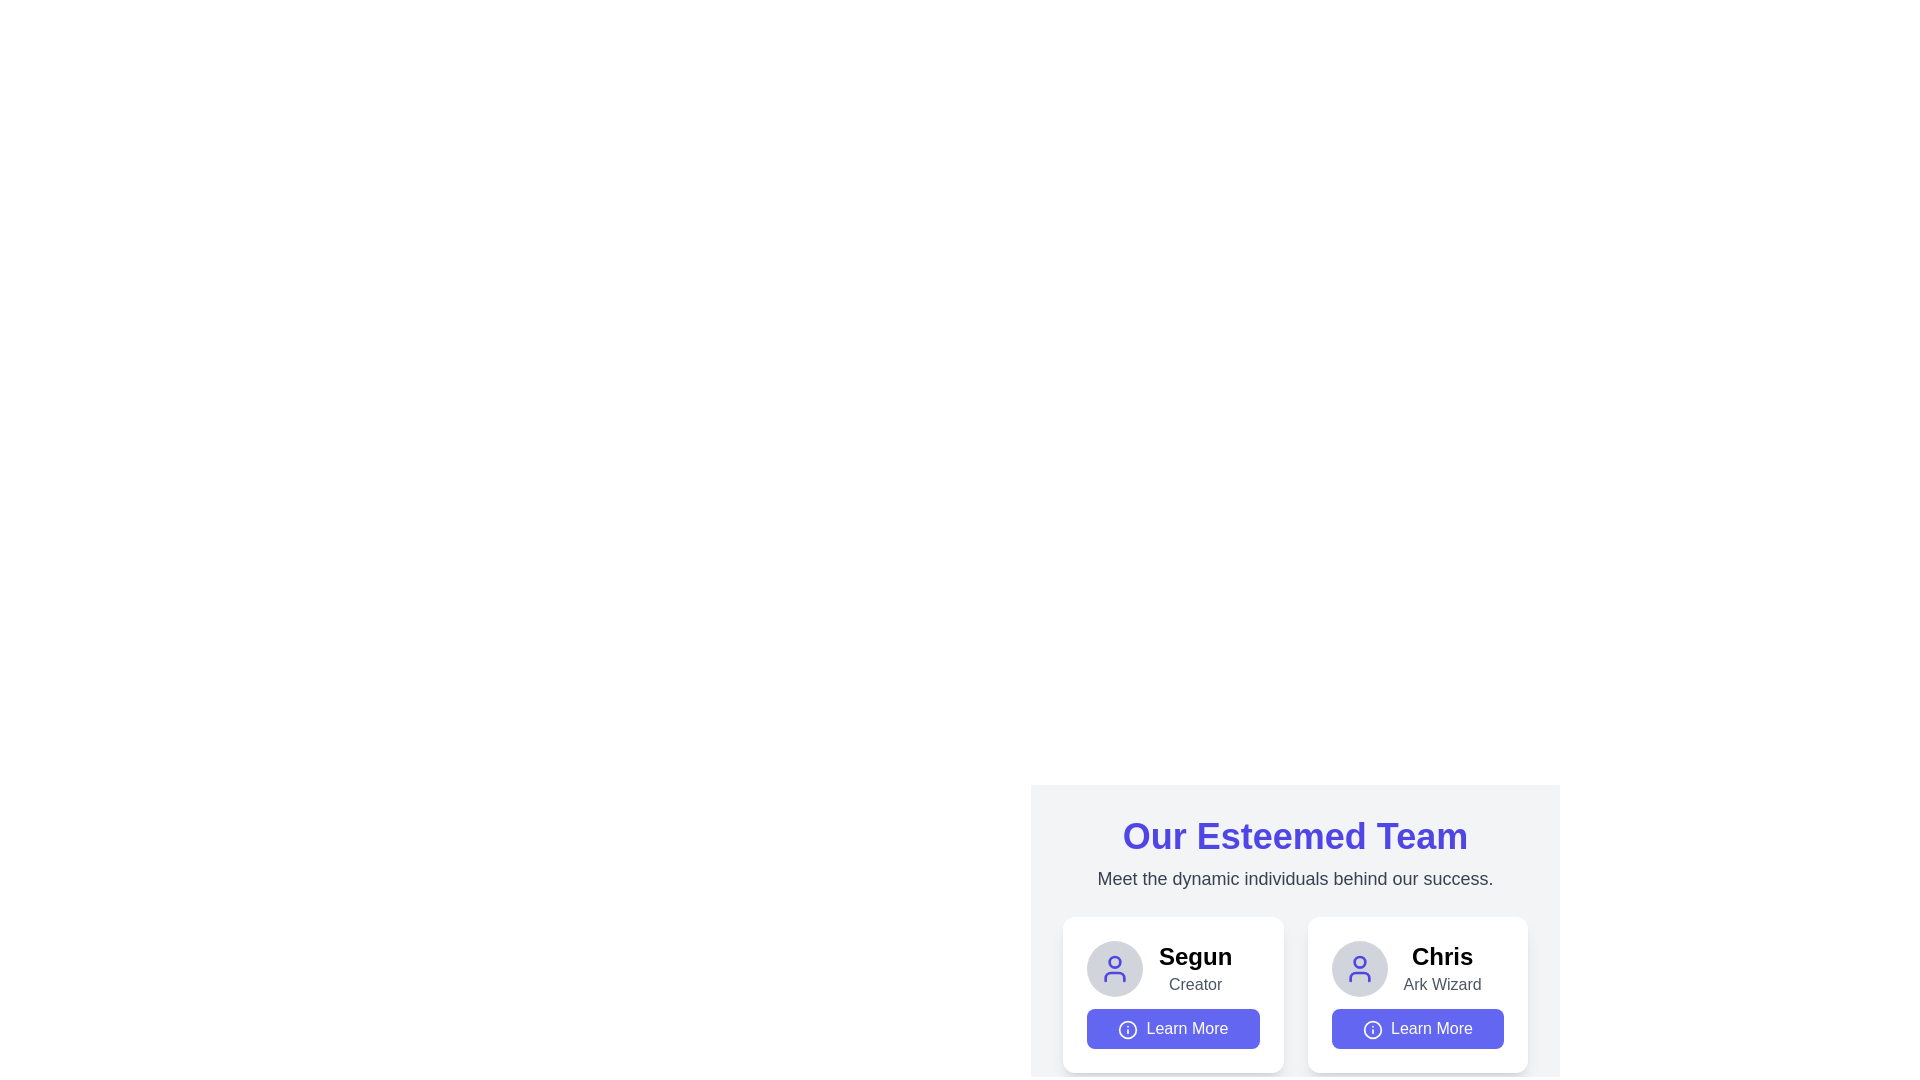 This screenshot has height=1080, width=1920. Describe the element at coordinates (1416, 967) in the screenshot. I see `the text label and icon that identifies the member's card, located above the 'Learn More' button in the 'Our Esteemed Team' section` at that location.